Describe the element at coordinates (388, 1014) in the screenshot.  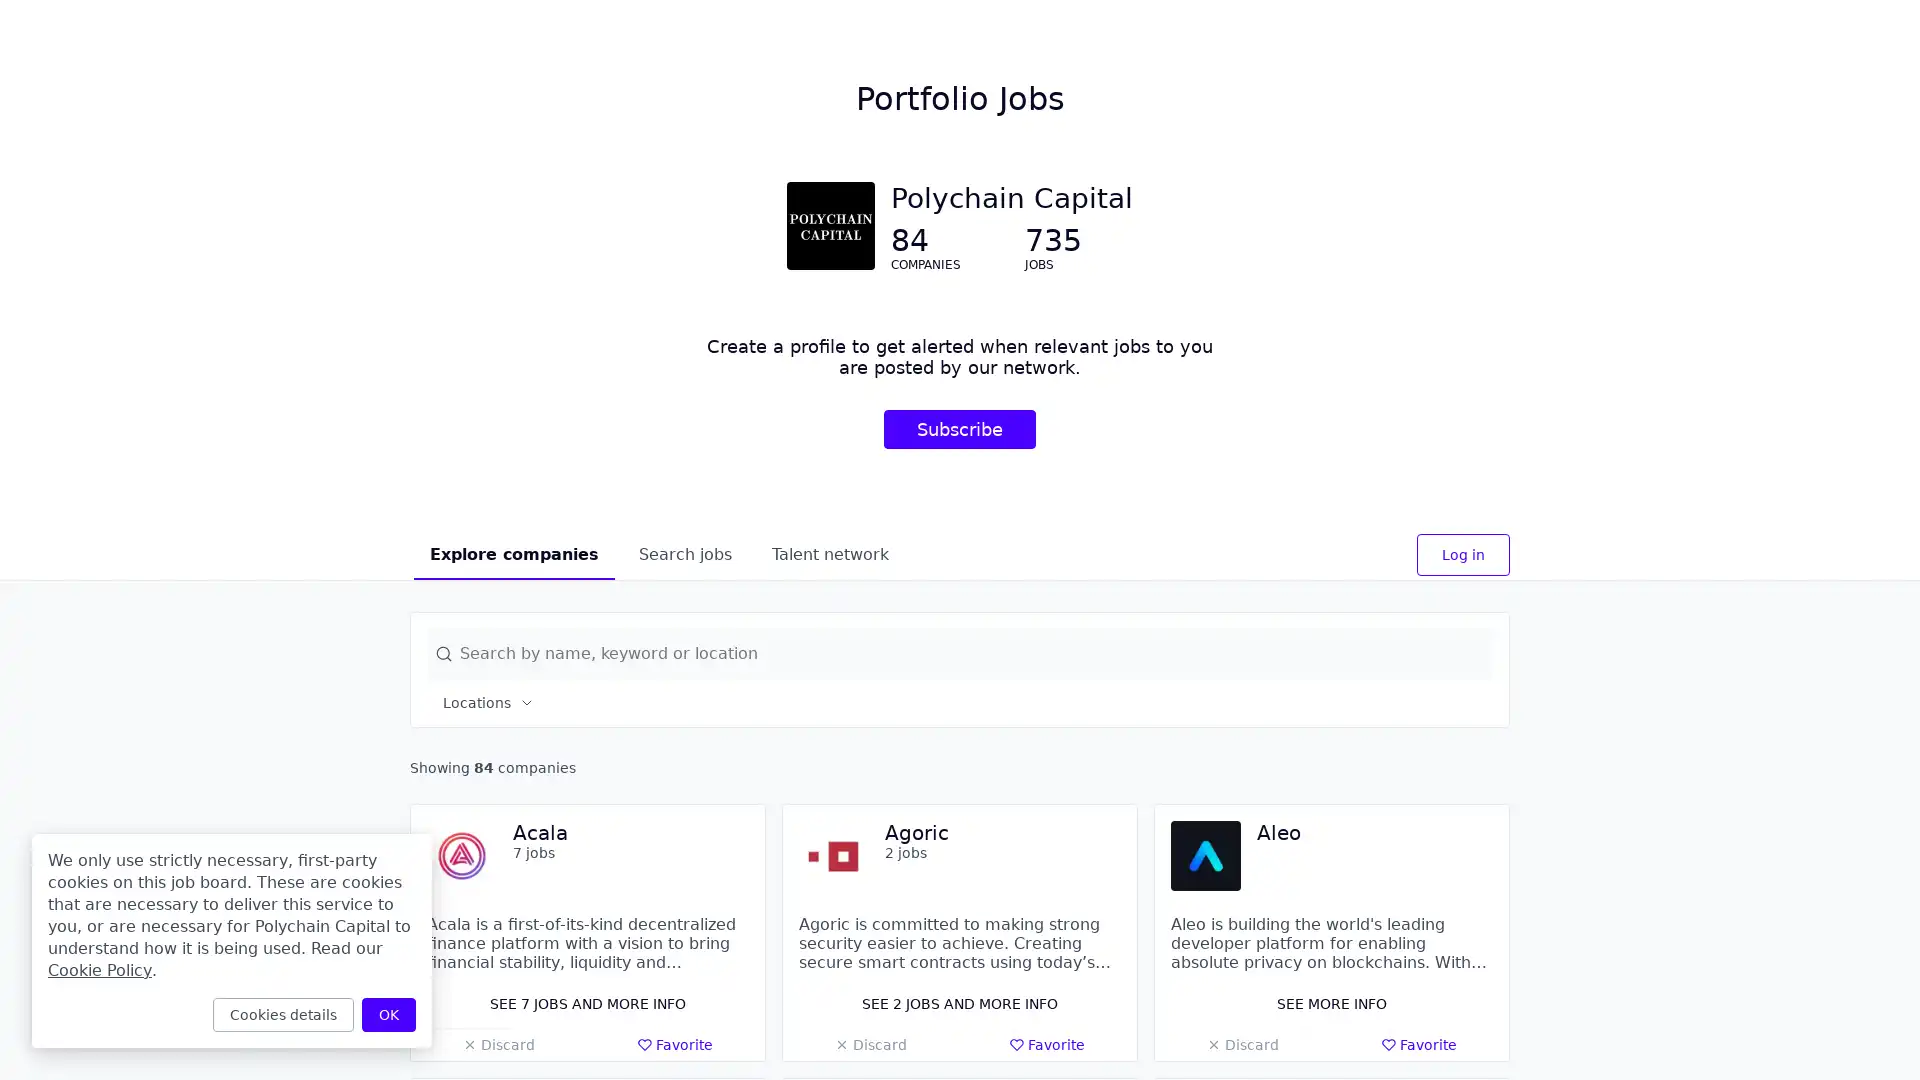
I see `OK` at that location.